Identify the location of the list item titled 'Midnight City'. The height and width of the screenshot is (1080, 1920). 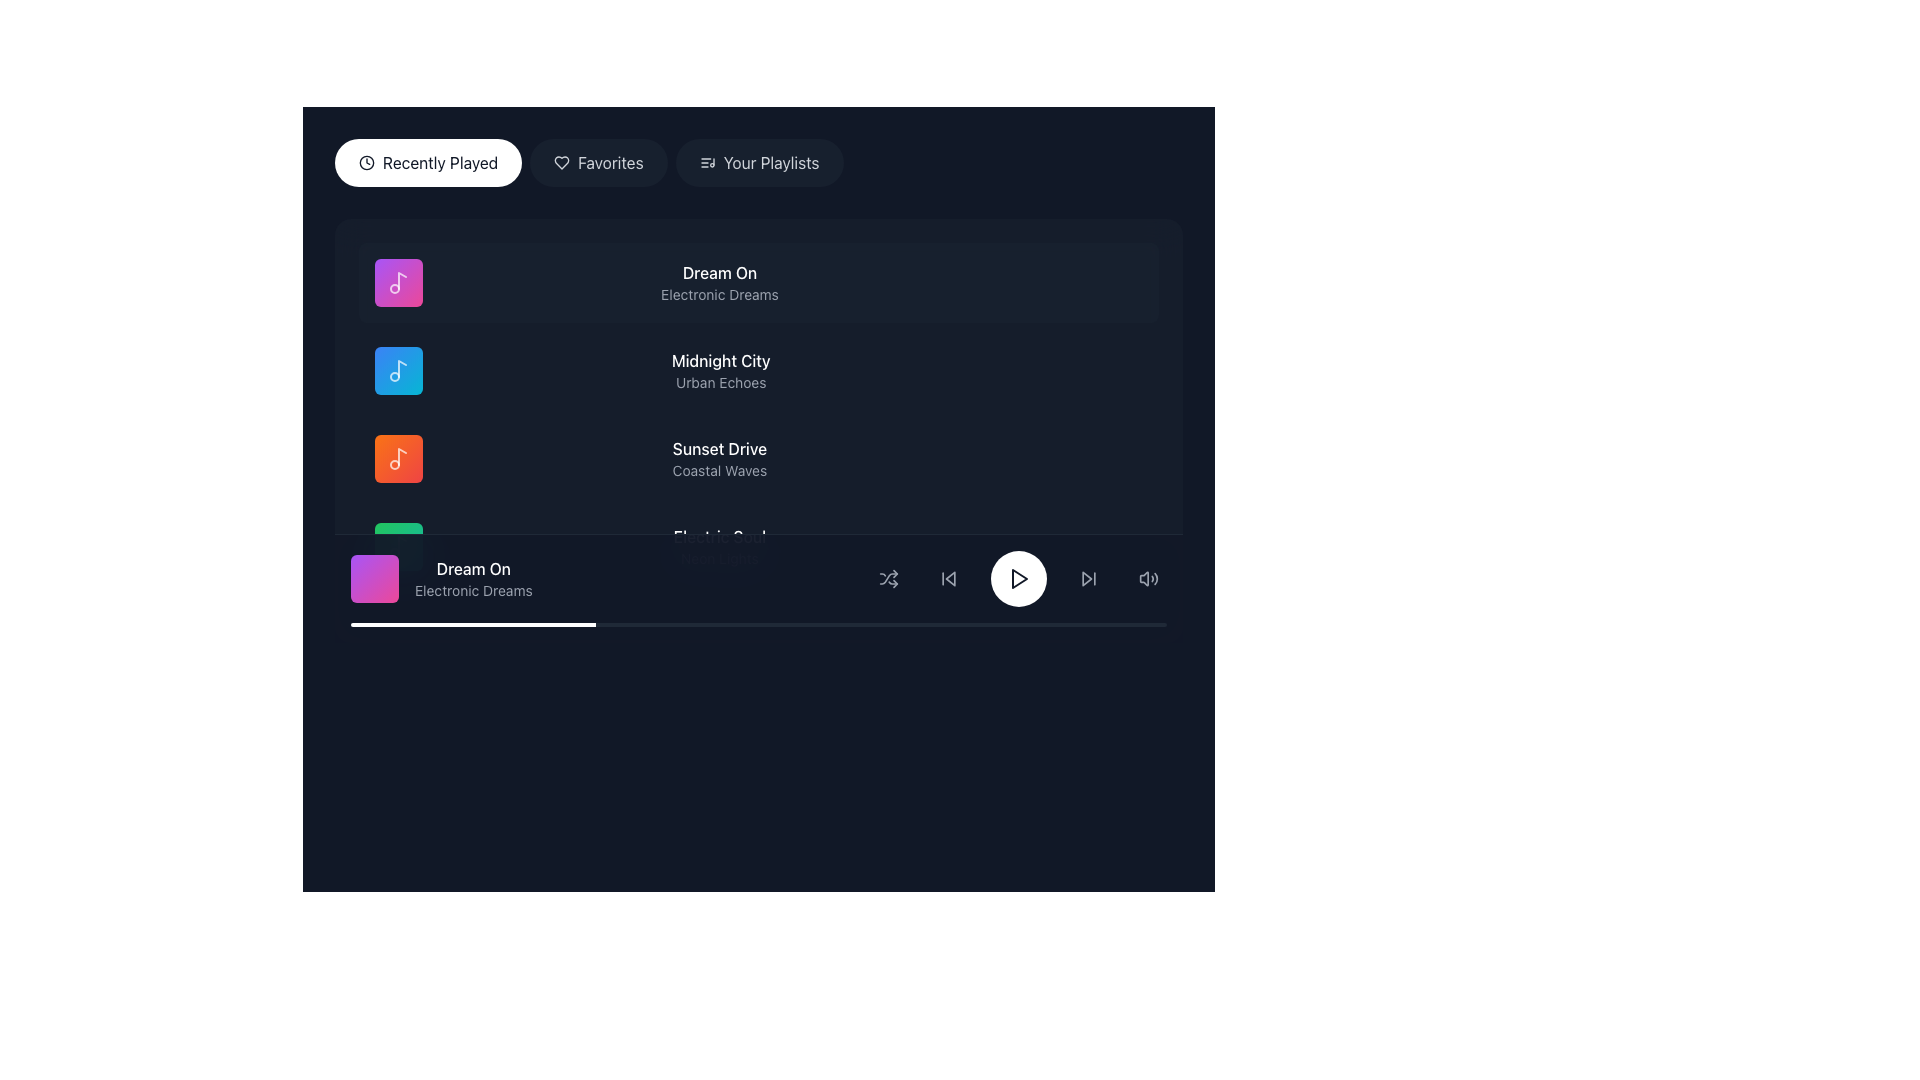
(757, 390).